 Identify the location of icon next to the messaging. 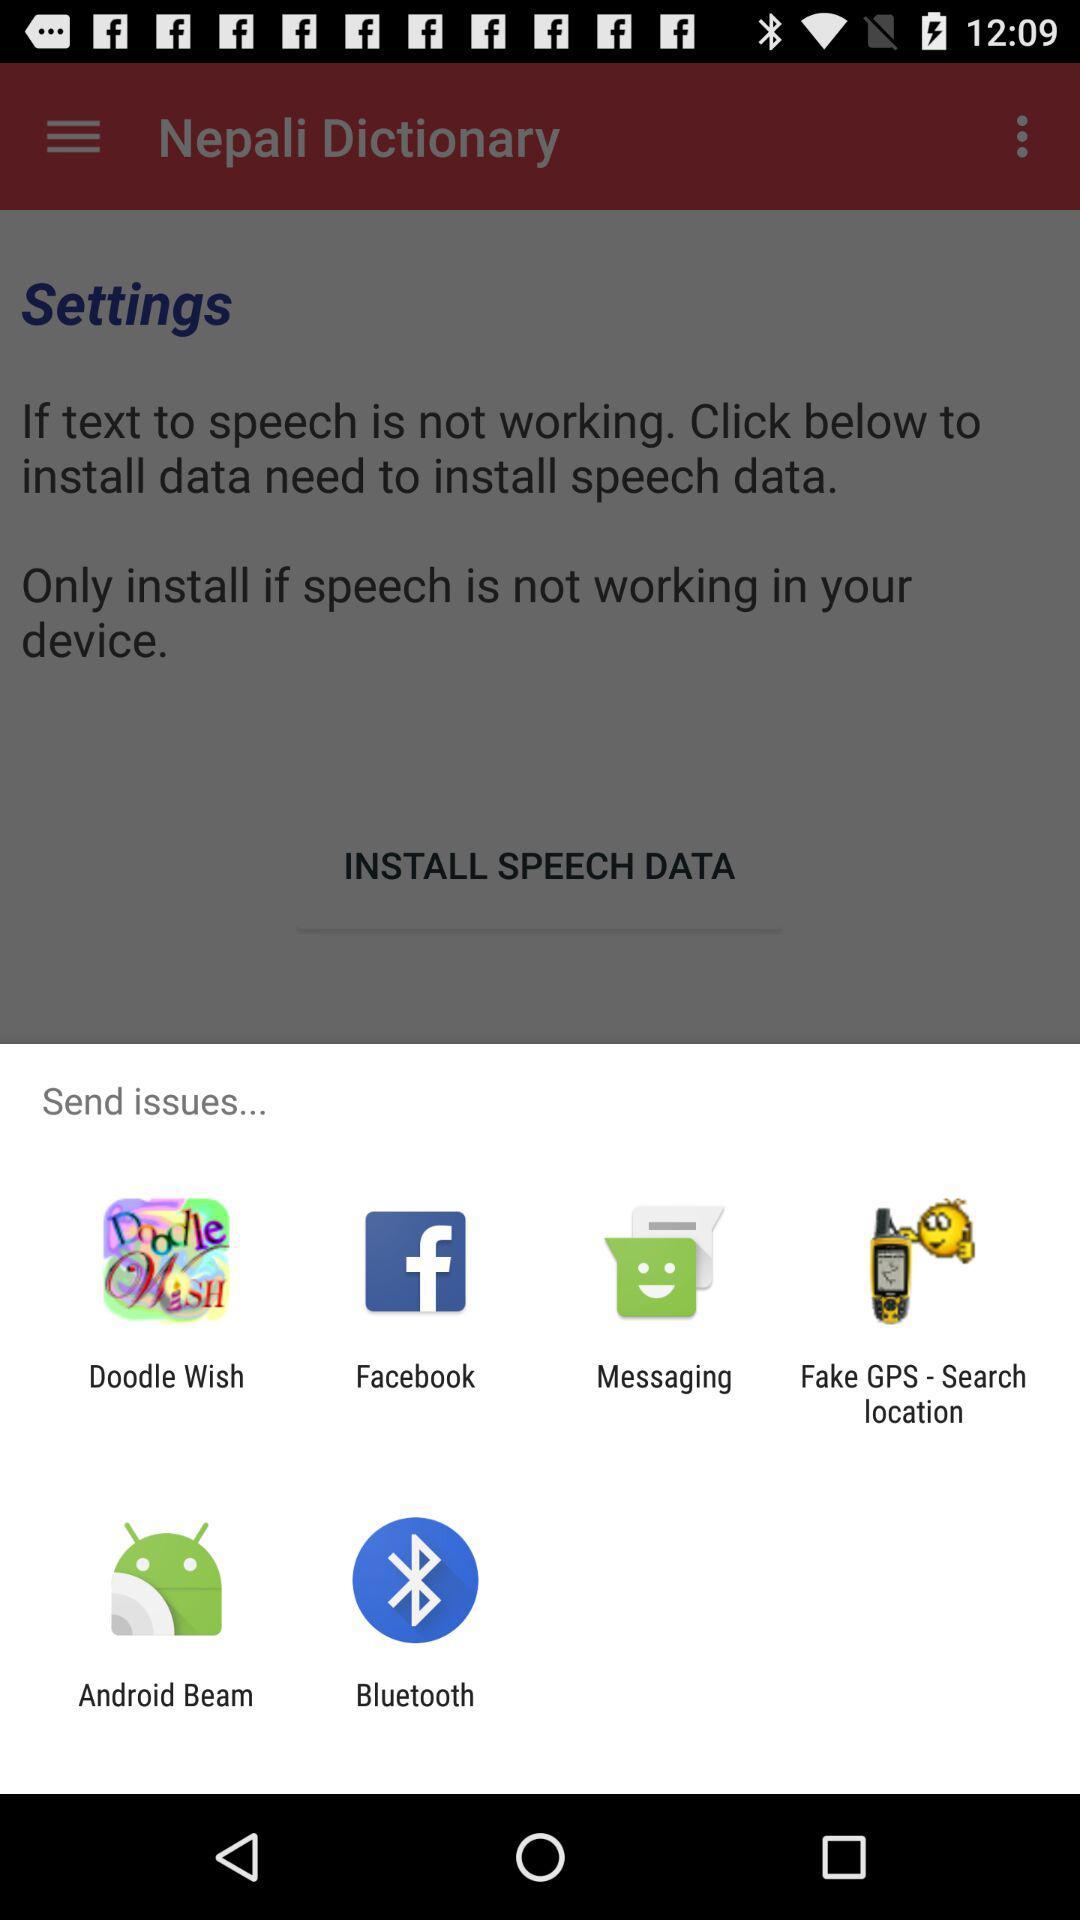
(414, 1392).